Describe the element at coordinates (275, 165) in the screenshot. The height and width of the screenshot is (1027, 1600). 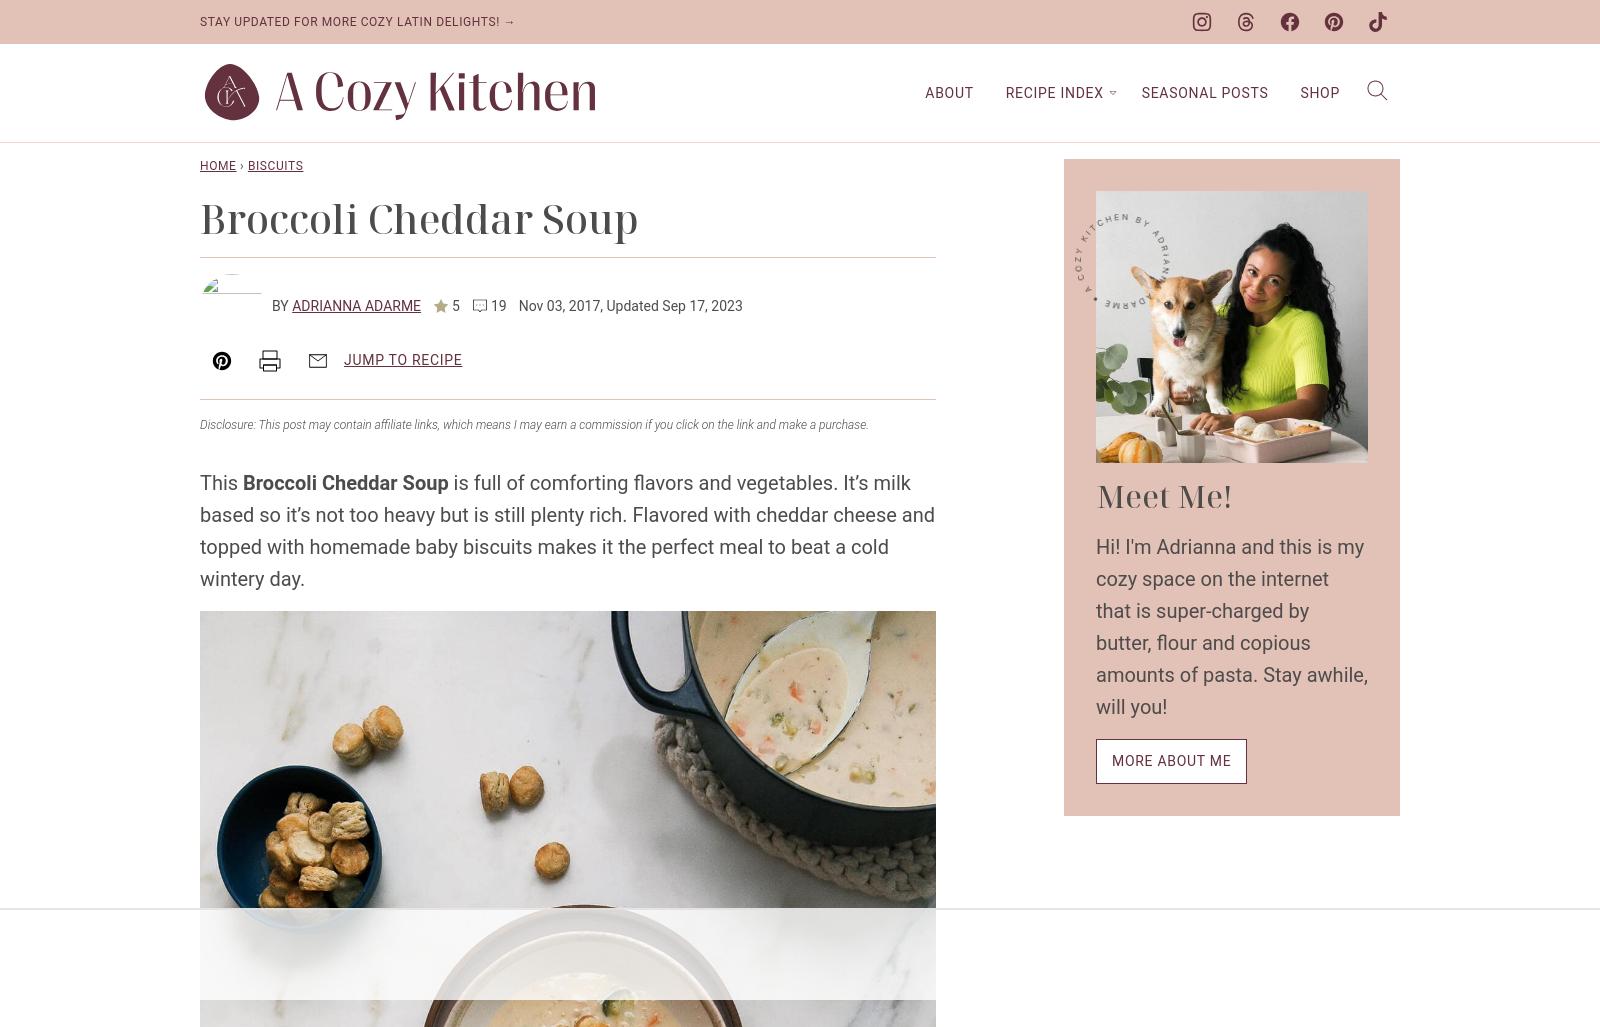
I see `'Biscuits'` at that location.